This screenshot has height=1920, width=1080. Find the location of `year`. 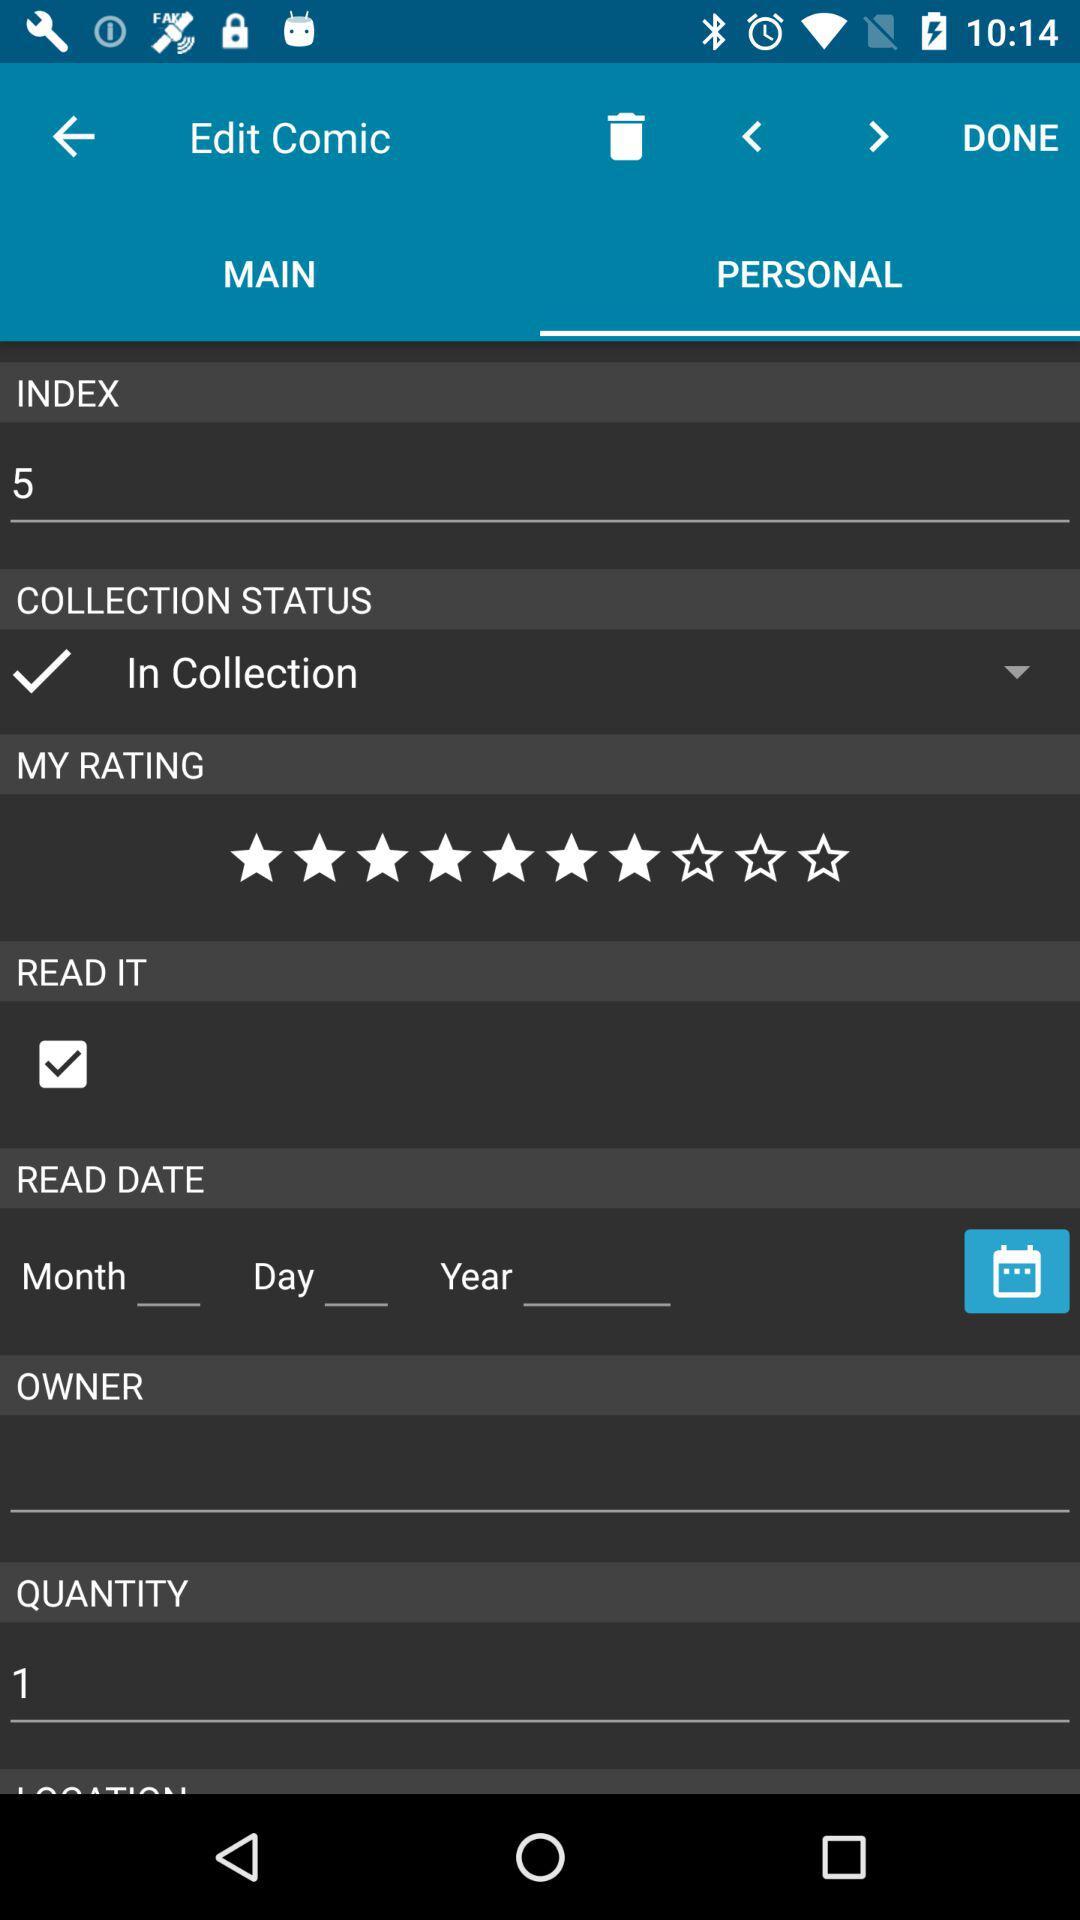

year is located at coordinates (596, 1266).